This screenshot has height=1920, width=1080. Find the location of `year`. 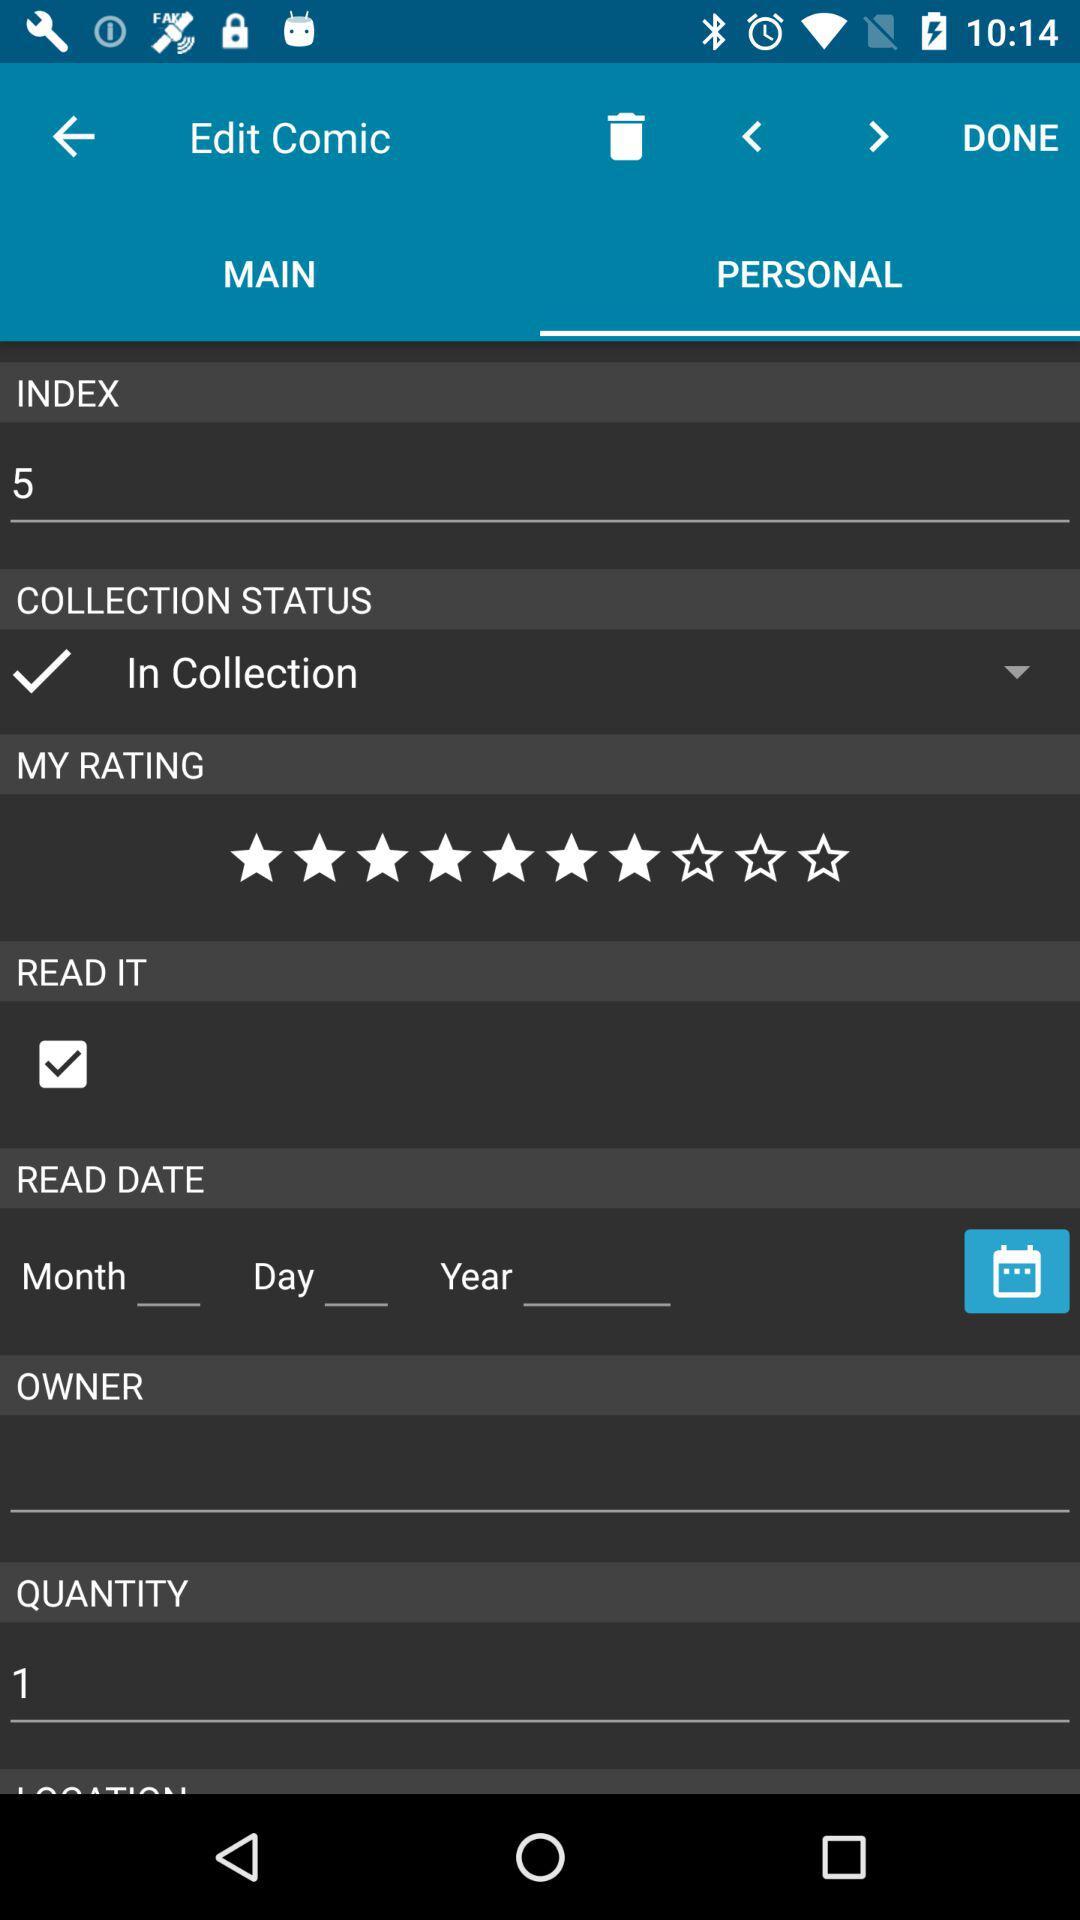

year is located at coordinates (596, 1266).